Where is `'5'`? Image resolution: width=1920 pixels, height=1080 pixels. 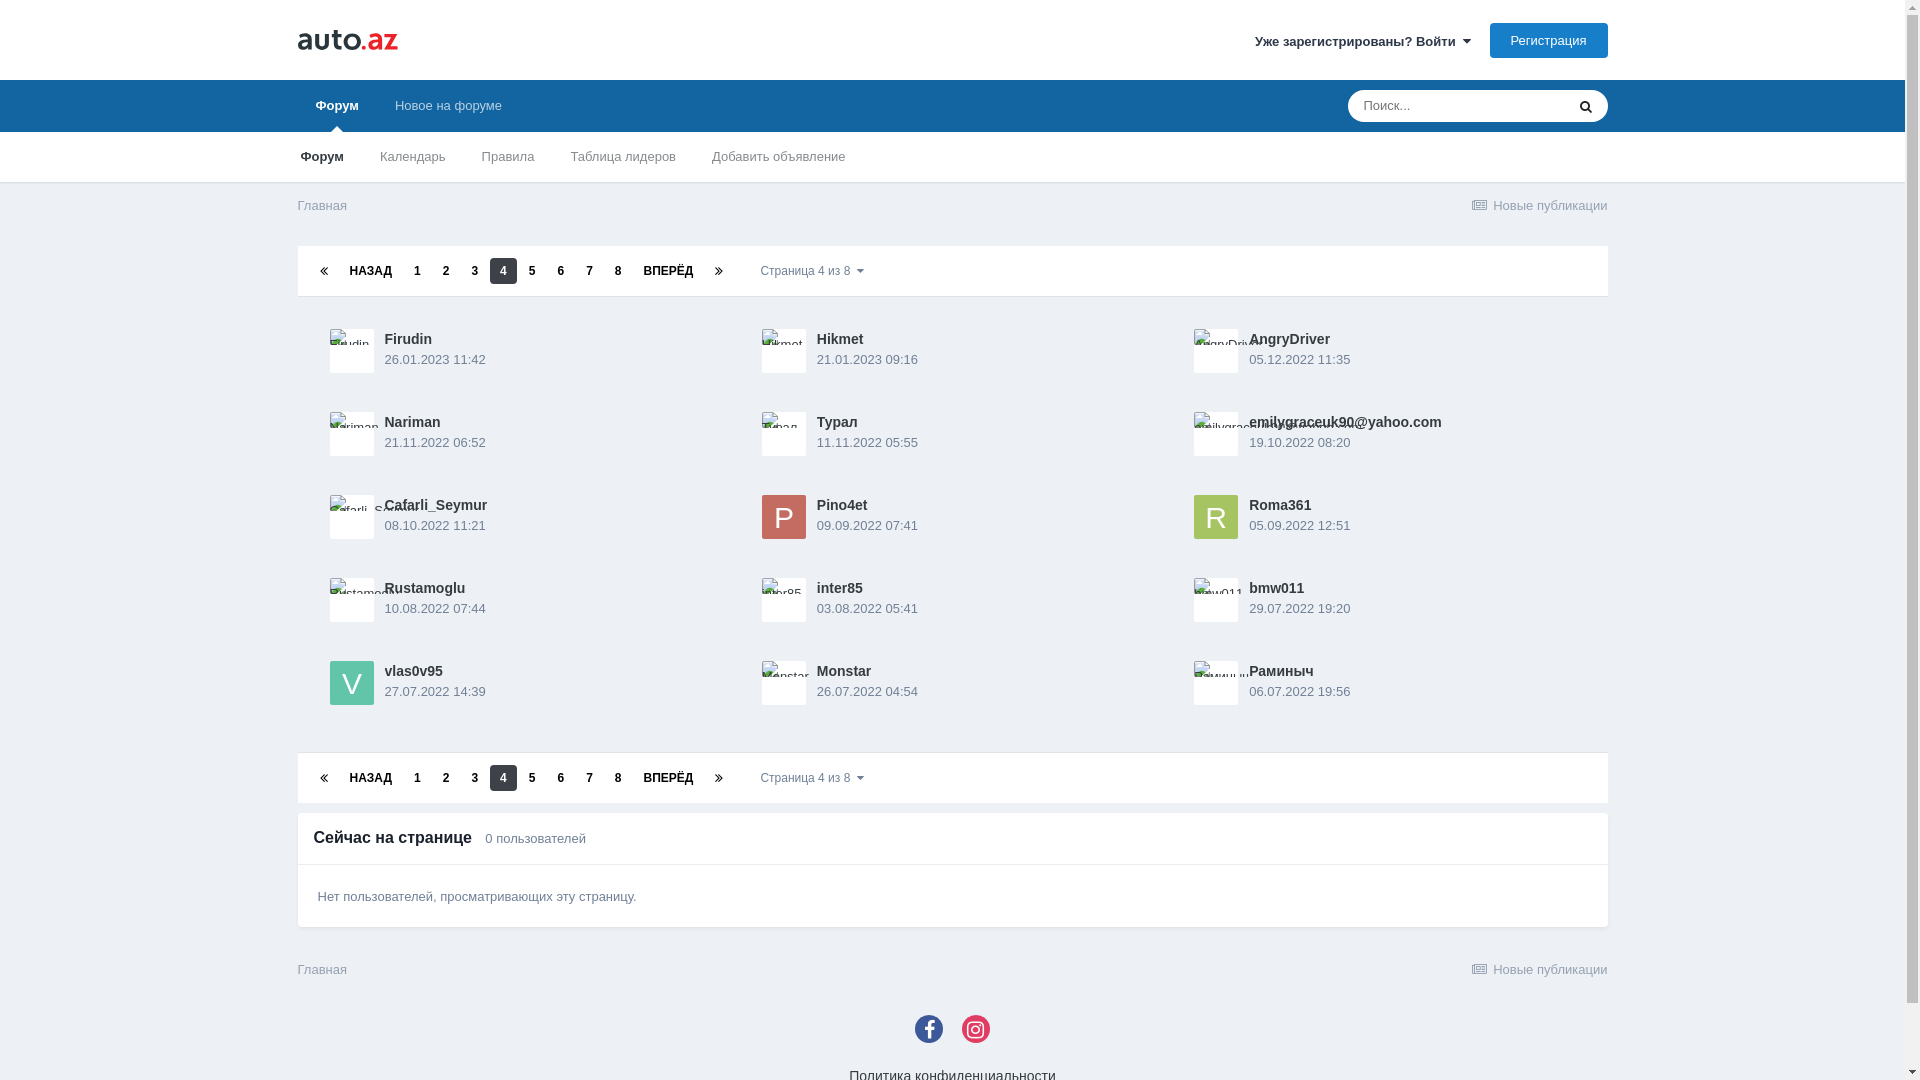
'5' is located at coordinates (518, 270).